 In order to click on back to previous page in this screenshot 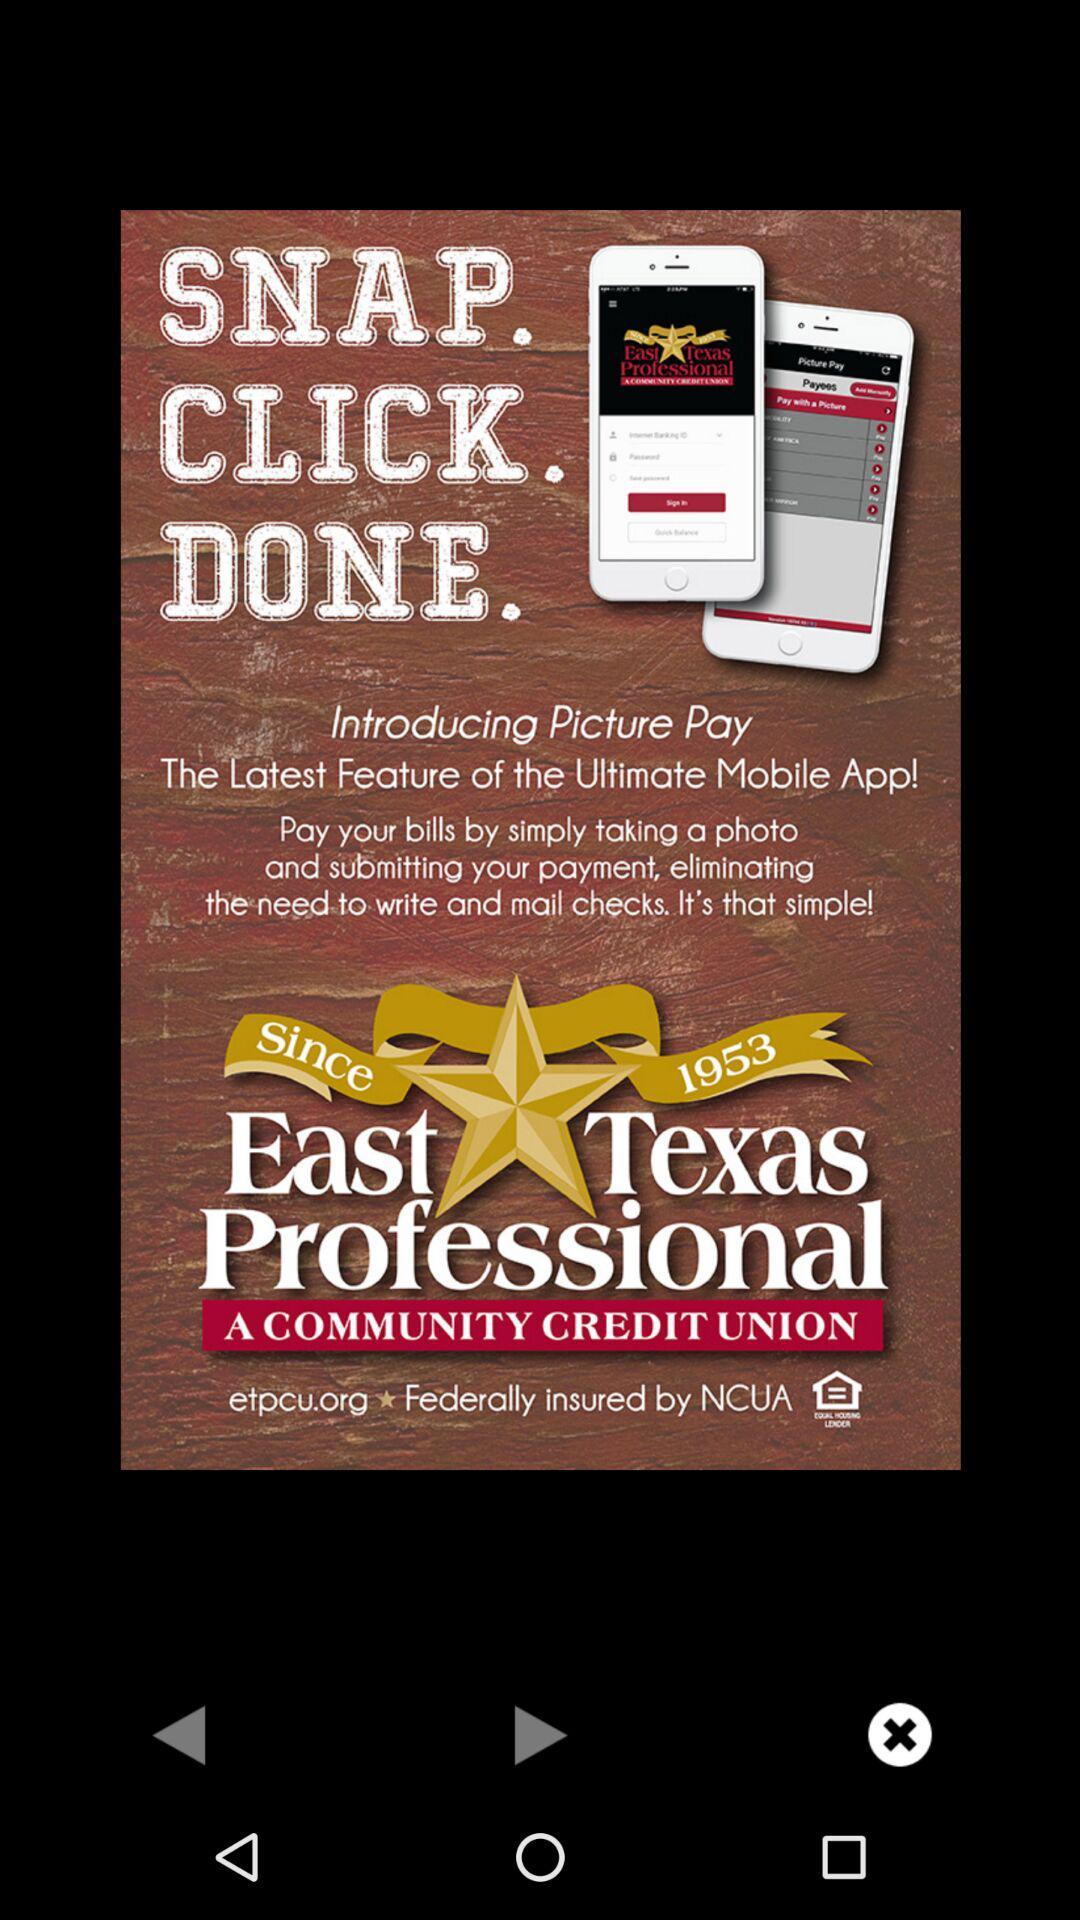, I will do `click(180, 1733)`.